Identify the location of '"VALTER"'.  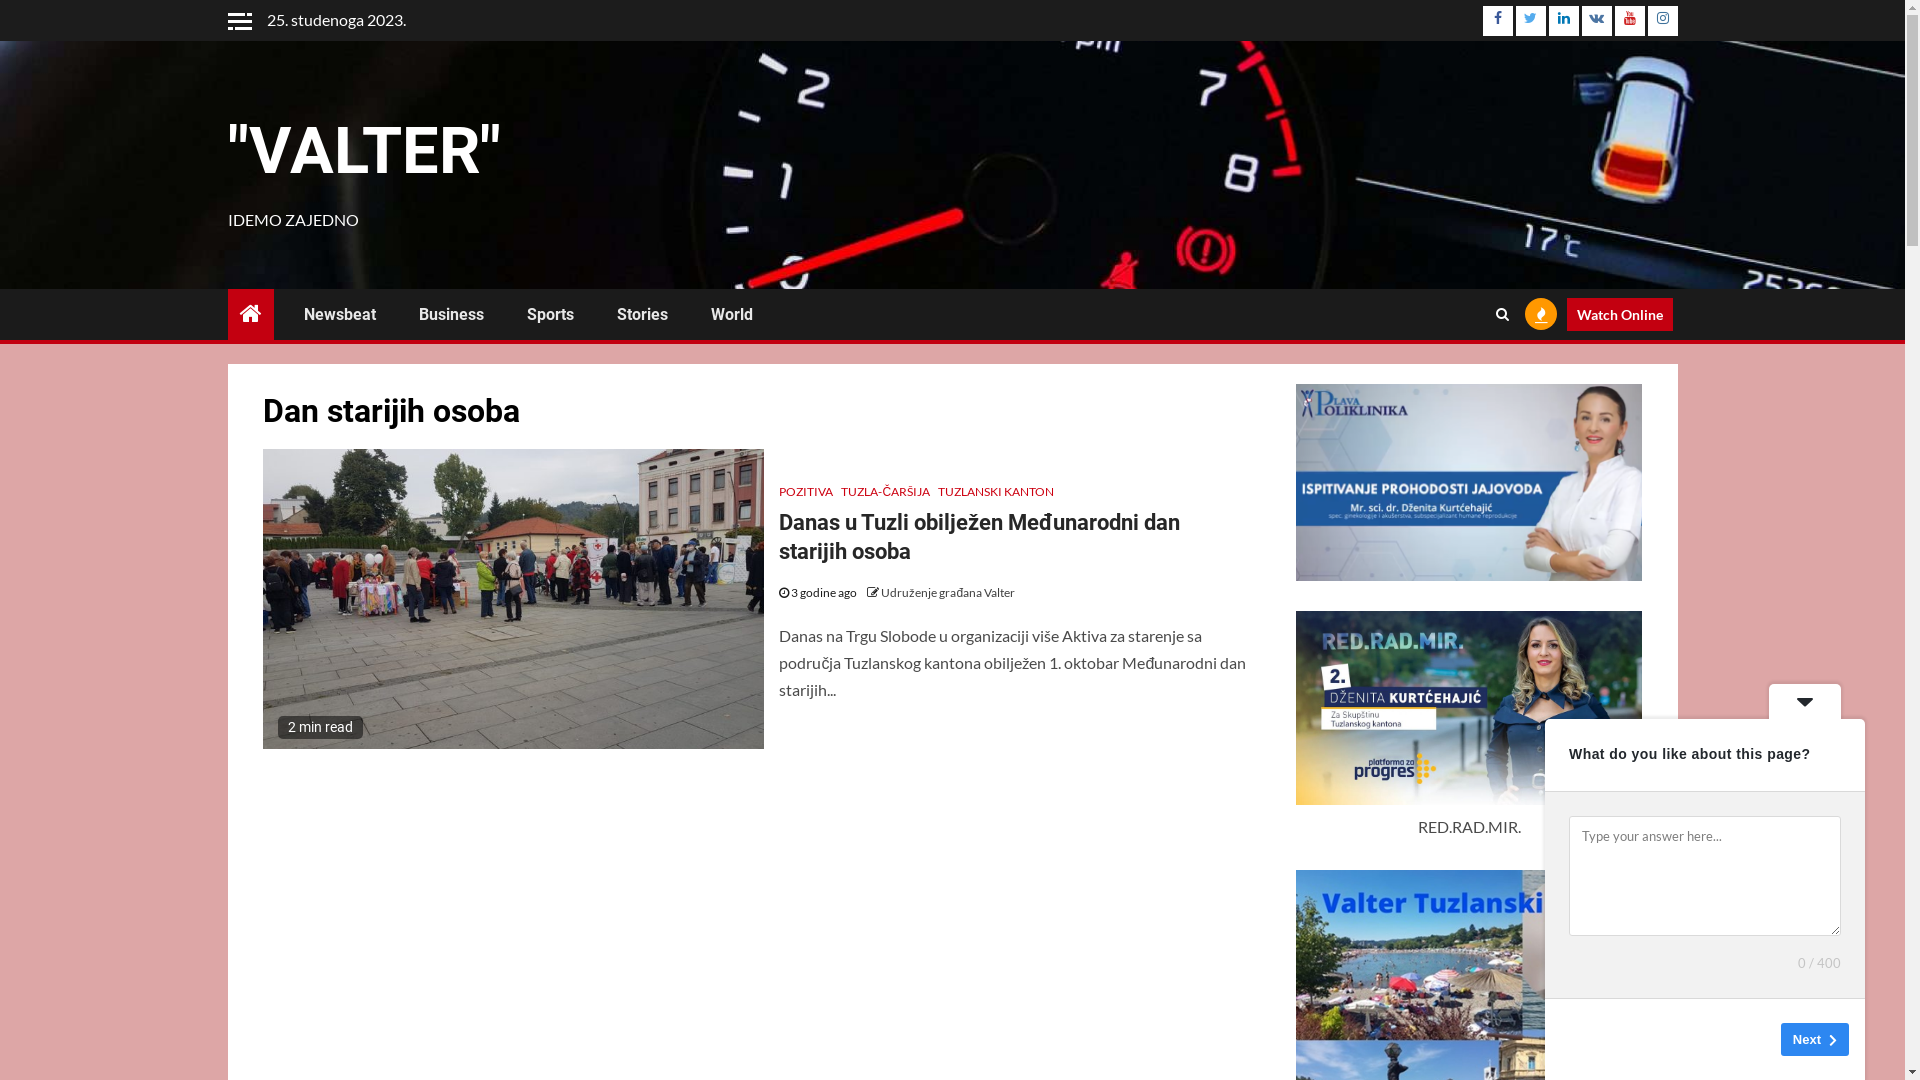
(364, 149).